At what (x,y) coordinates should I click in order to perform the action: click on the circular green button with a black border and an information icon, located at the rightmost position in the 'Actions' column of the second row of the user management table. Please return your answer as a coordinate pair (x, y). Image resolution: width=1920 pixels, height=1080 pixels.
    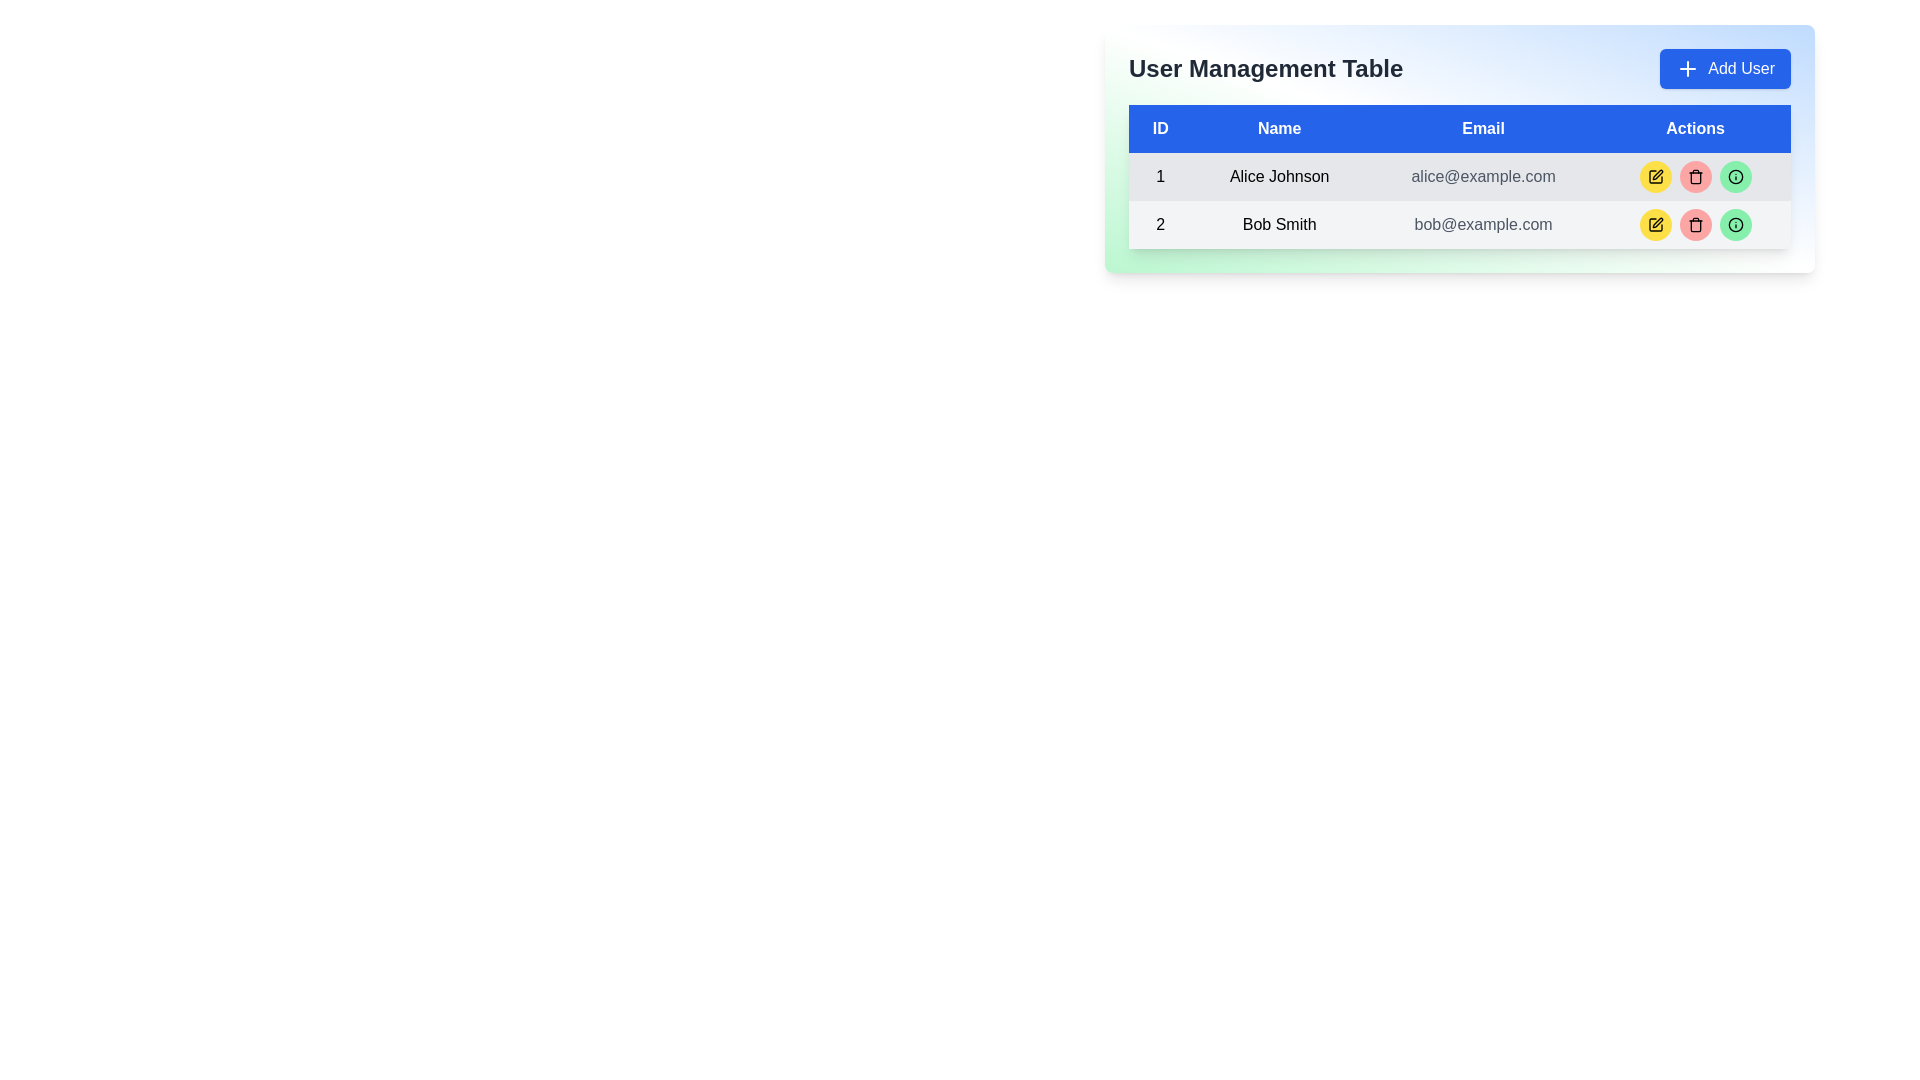
    Looking at the image, I should click on (1734, 224).